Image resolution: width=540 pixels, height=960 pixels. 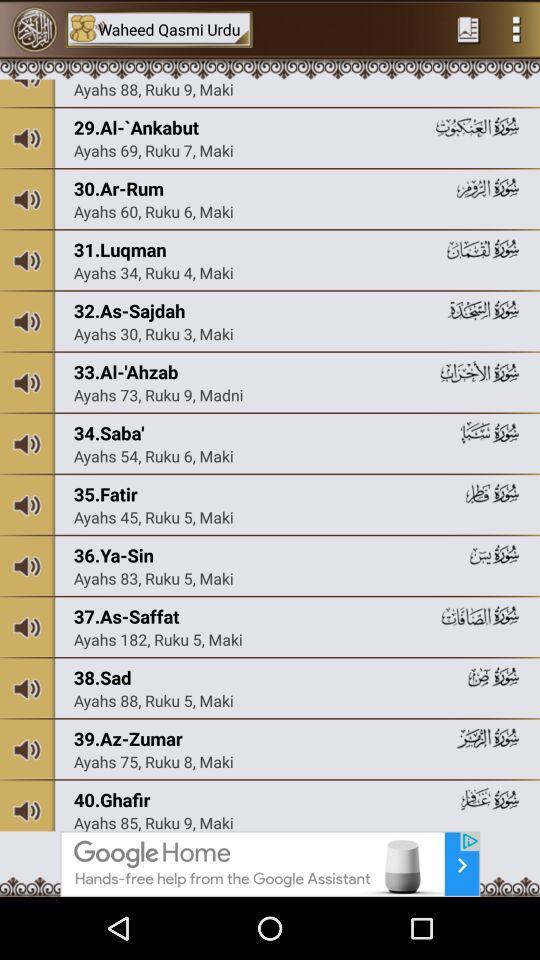 What do you see at coordinates (468, 30) in the screenshot?
I see `the bookmark icon` at bounding box center [468, 30].